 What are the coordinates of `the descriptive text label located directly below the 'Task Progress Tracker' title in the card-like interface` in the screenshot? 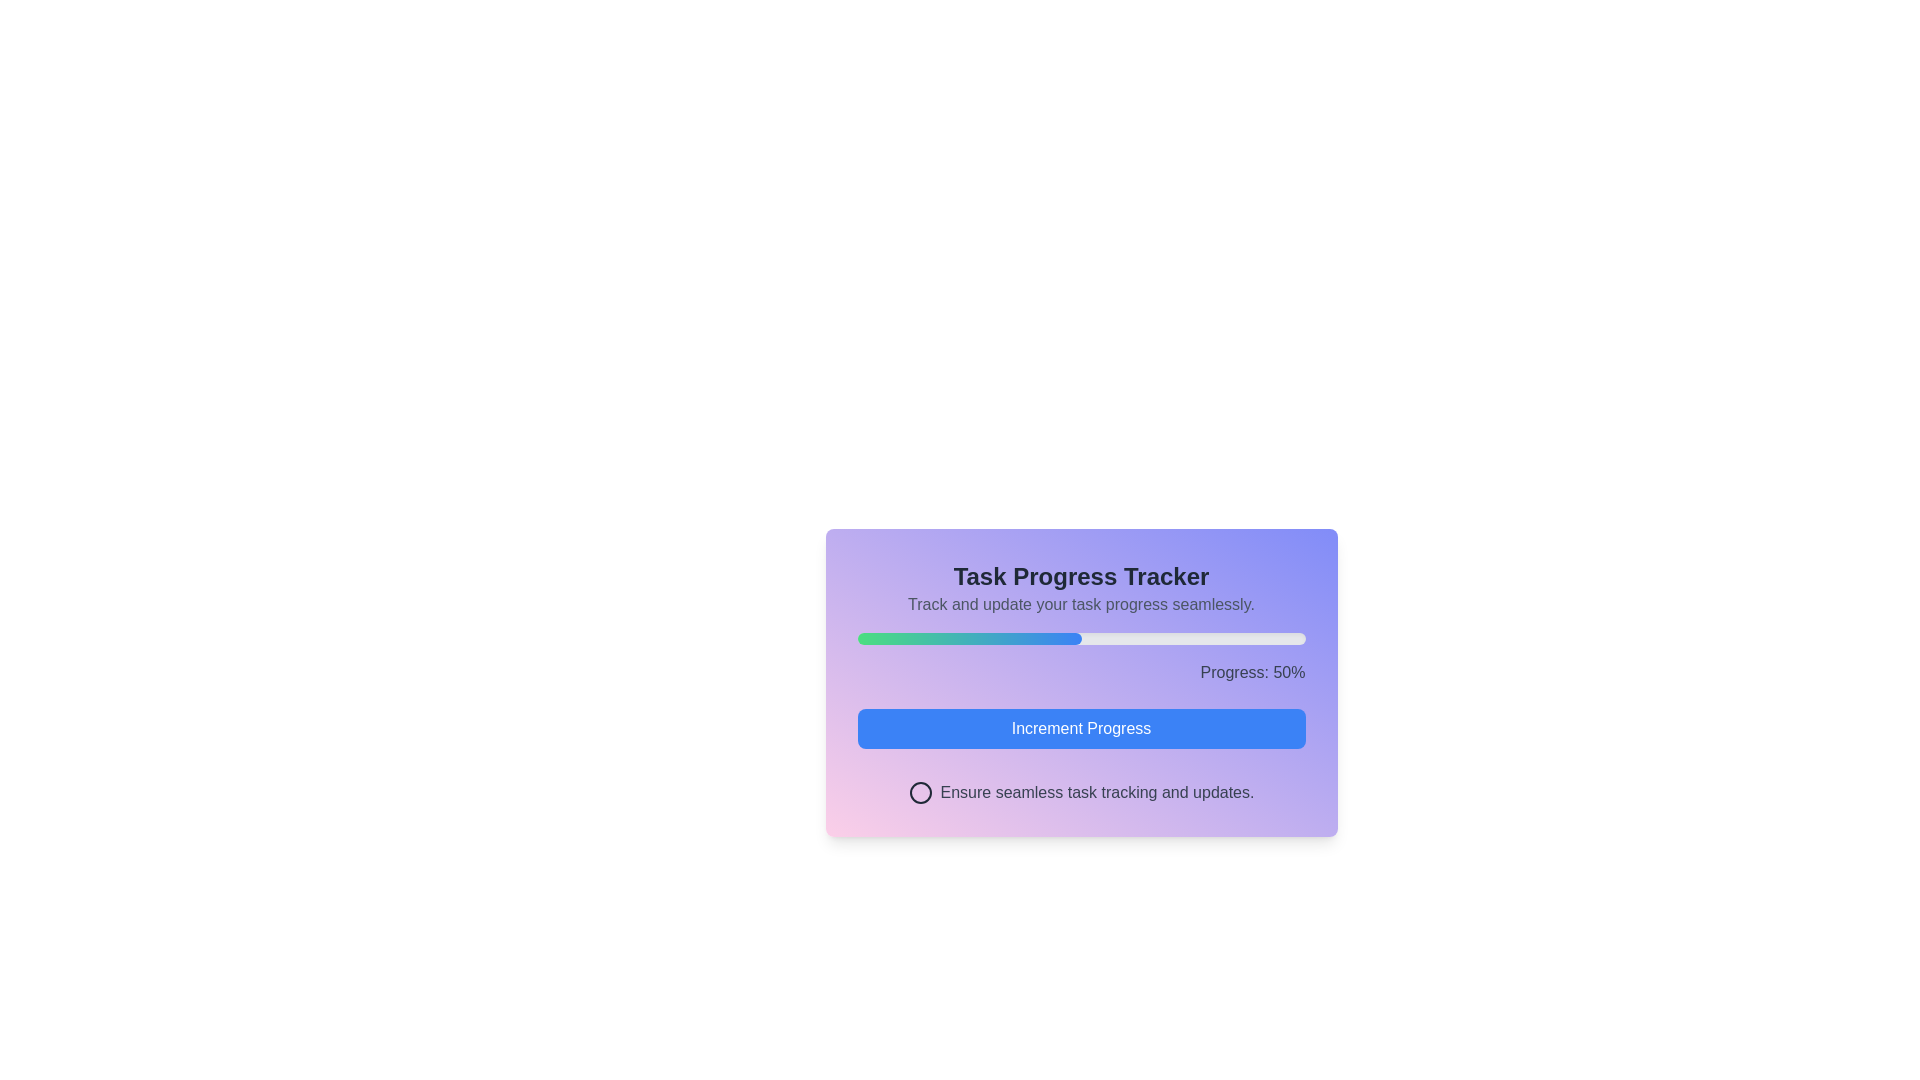 It's located at (1080, 604).